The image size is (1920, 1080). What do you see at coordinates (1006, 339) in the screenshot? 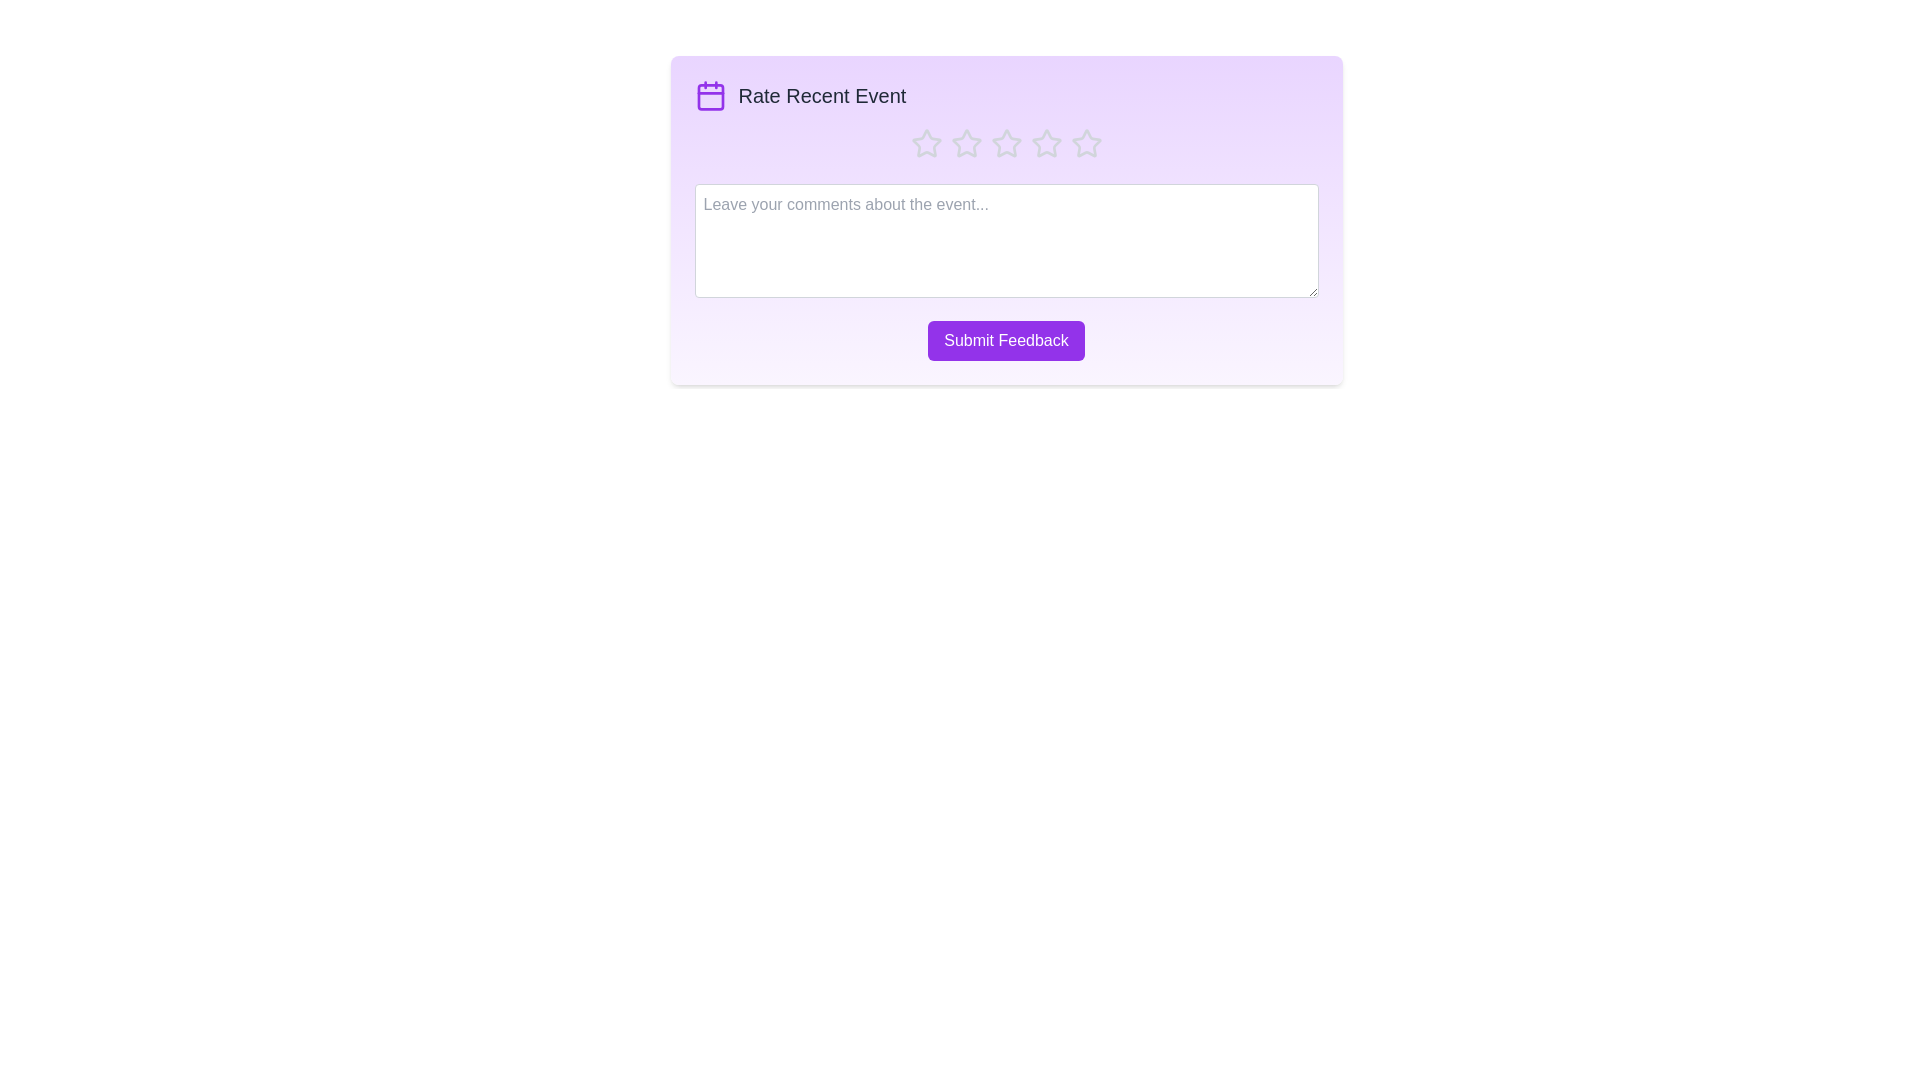
I see `the 'Submit Feedback' button to submit the feedback` at bounding box center [1006, 339].